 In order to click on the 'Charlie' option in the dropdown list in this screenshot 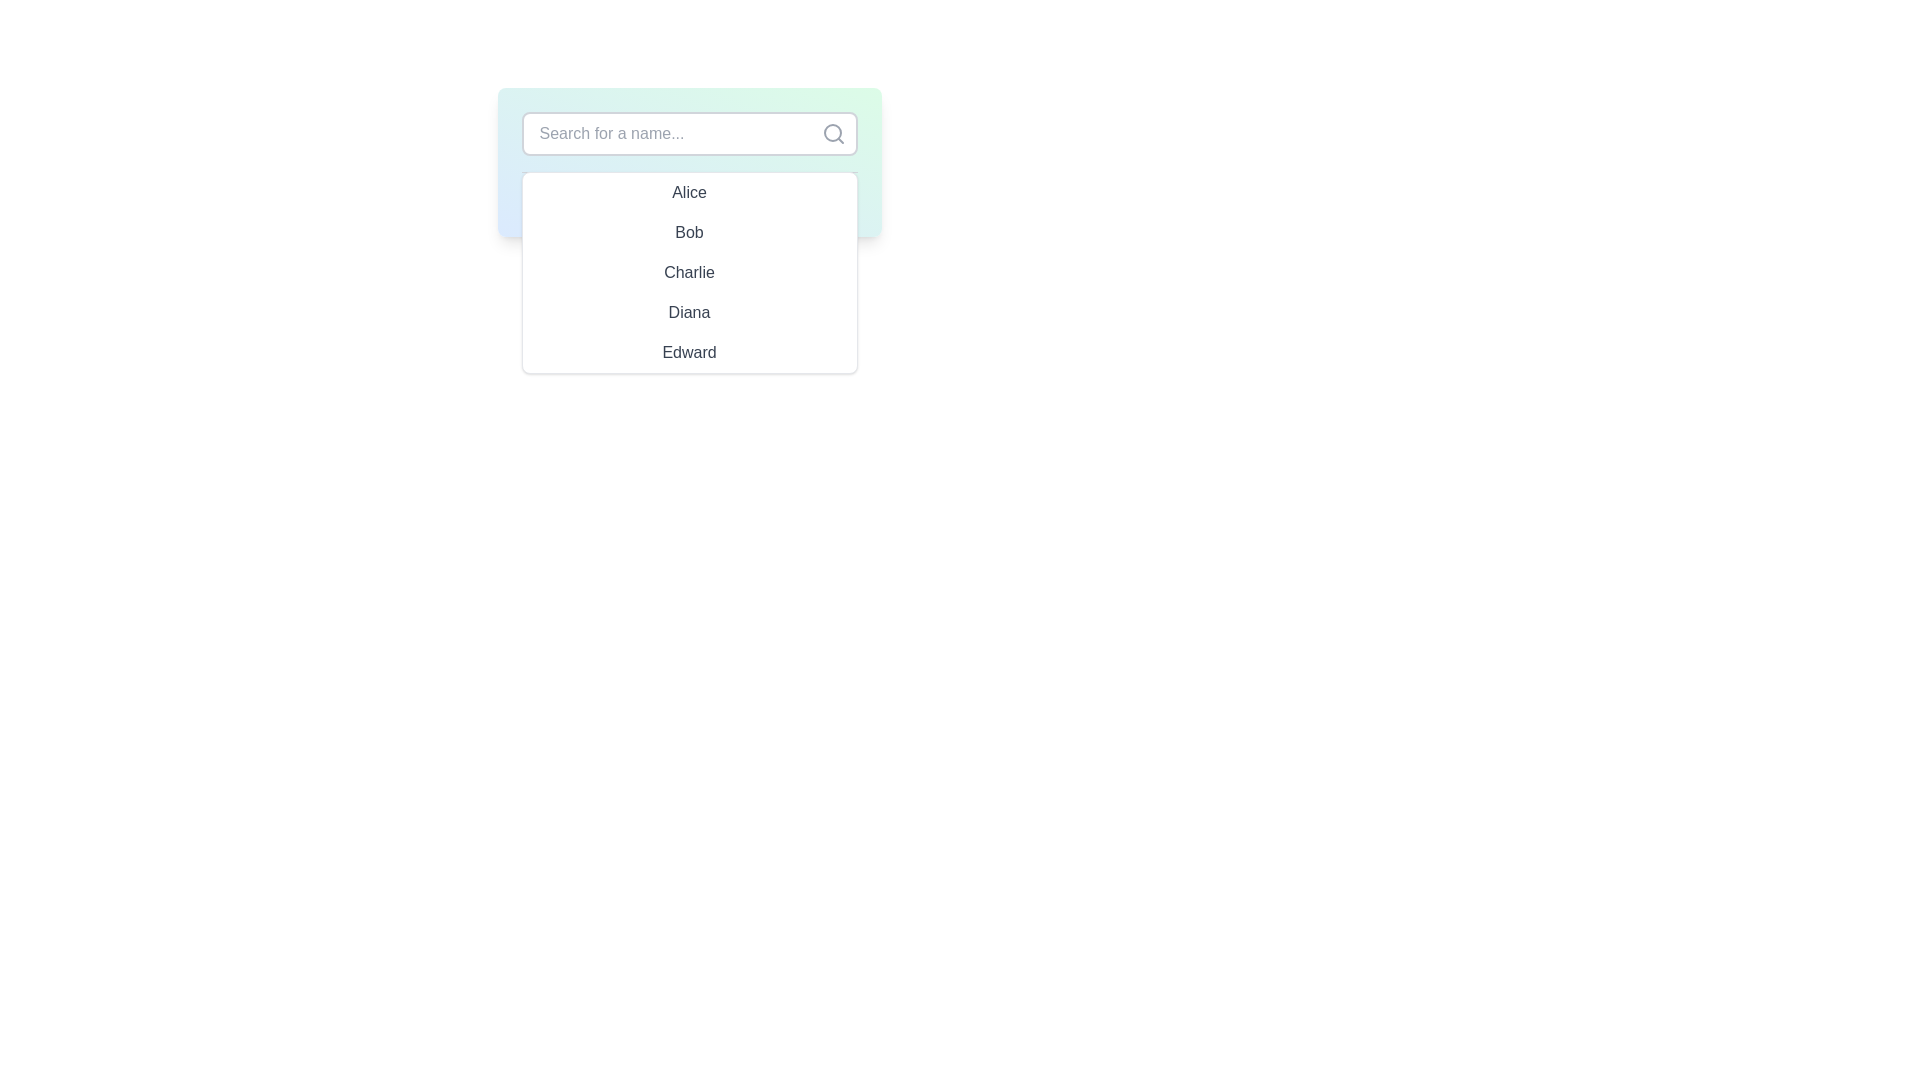, I will do `click(689, 273)`.